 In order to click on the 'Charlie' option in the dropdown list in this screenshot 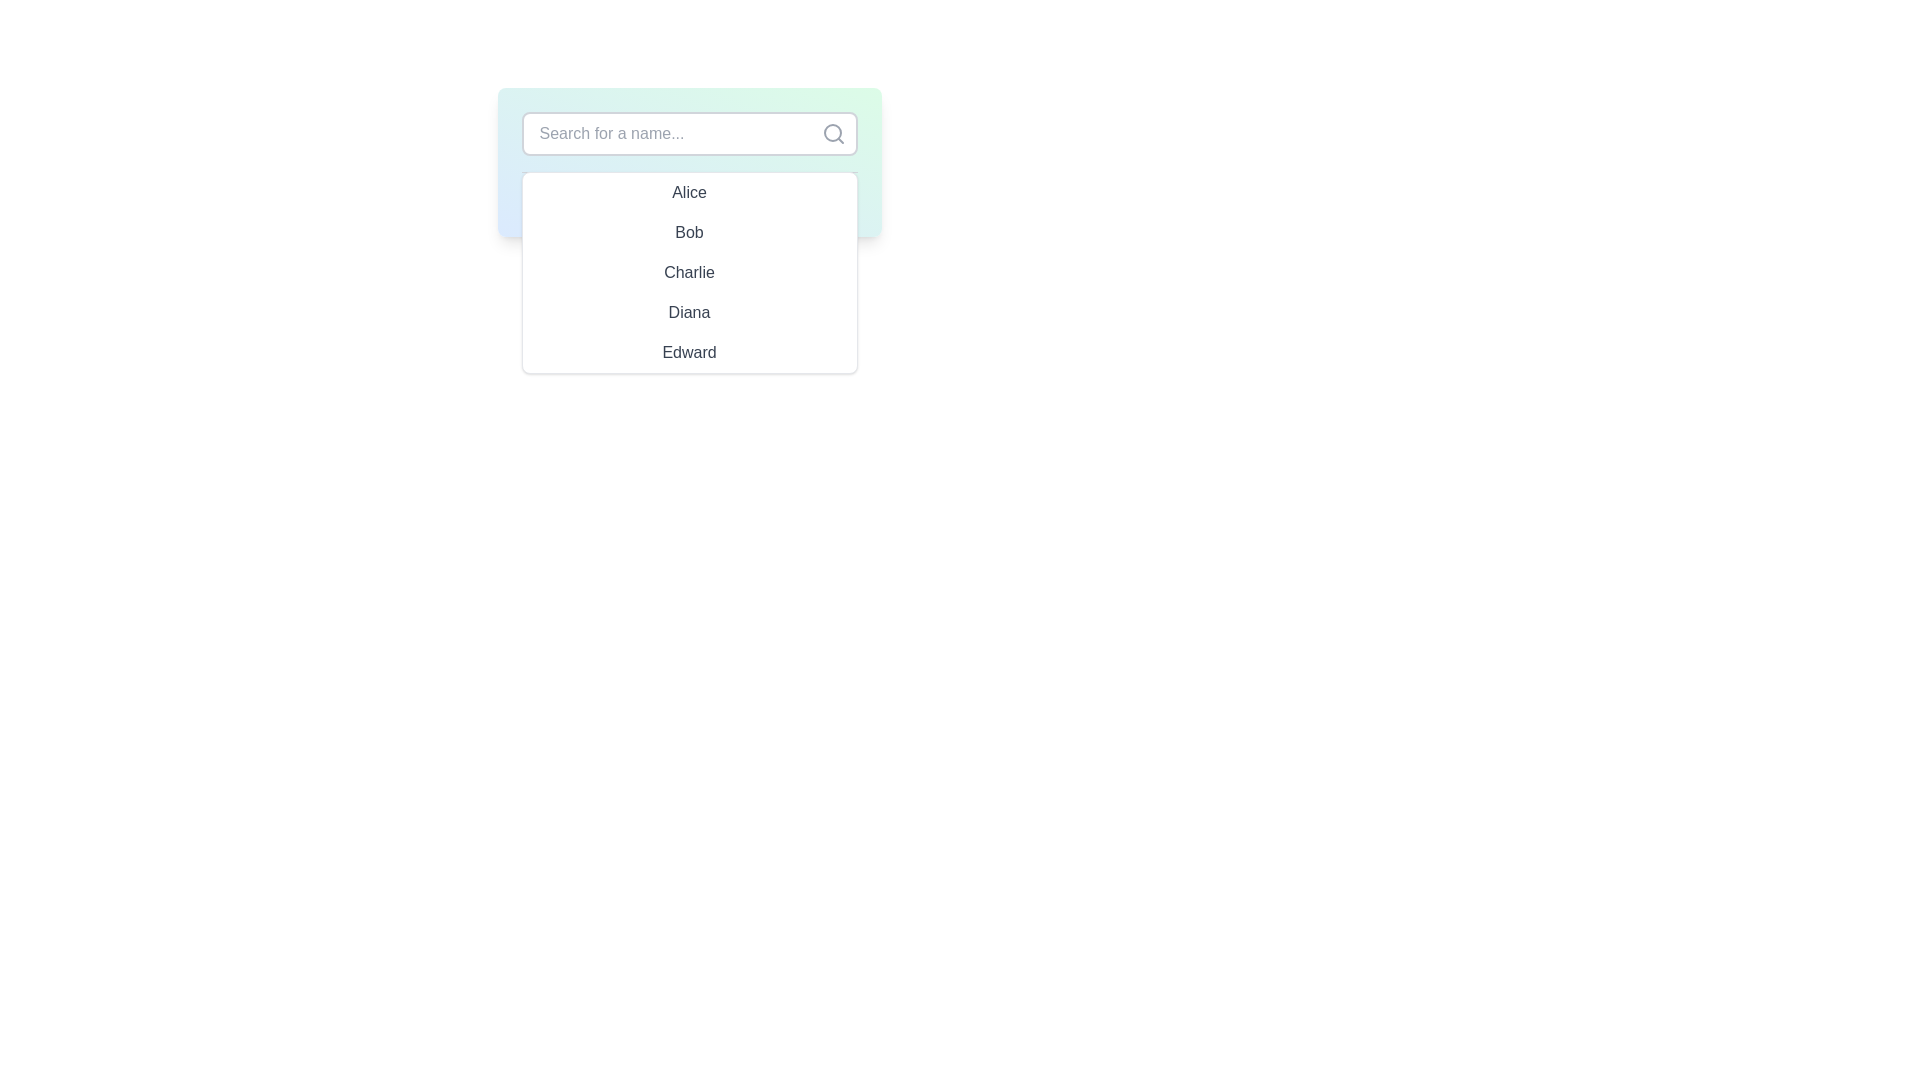, I will do `click(689, 273)`.